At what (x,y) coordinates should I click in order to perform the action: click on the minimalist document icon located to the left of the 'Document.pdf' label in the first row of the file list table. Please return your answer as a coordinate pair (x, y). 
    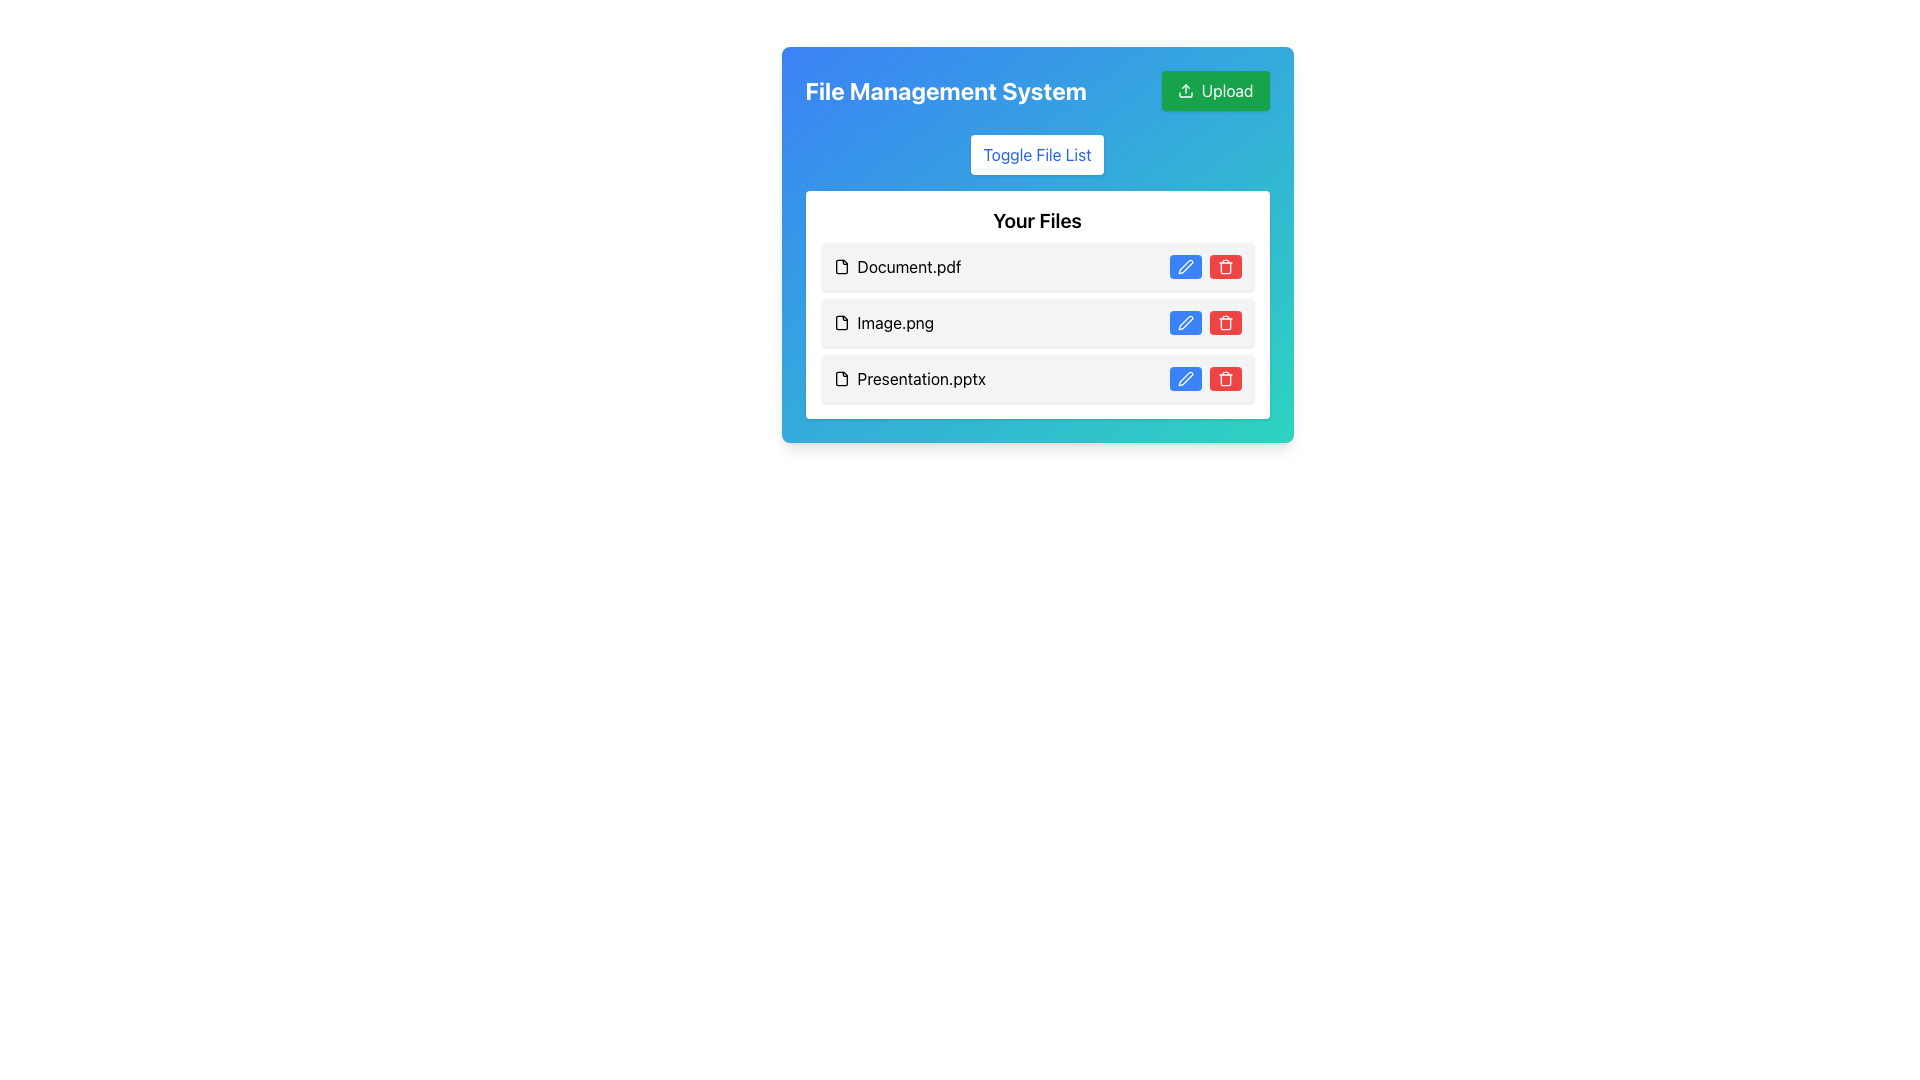
    Looking at the image, I should click on (841, 265).